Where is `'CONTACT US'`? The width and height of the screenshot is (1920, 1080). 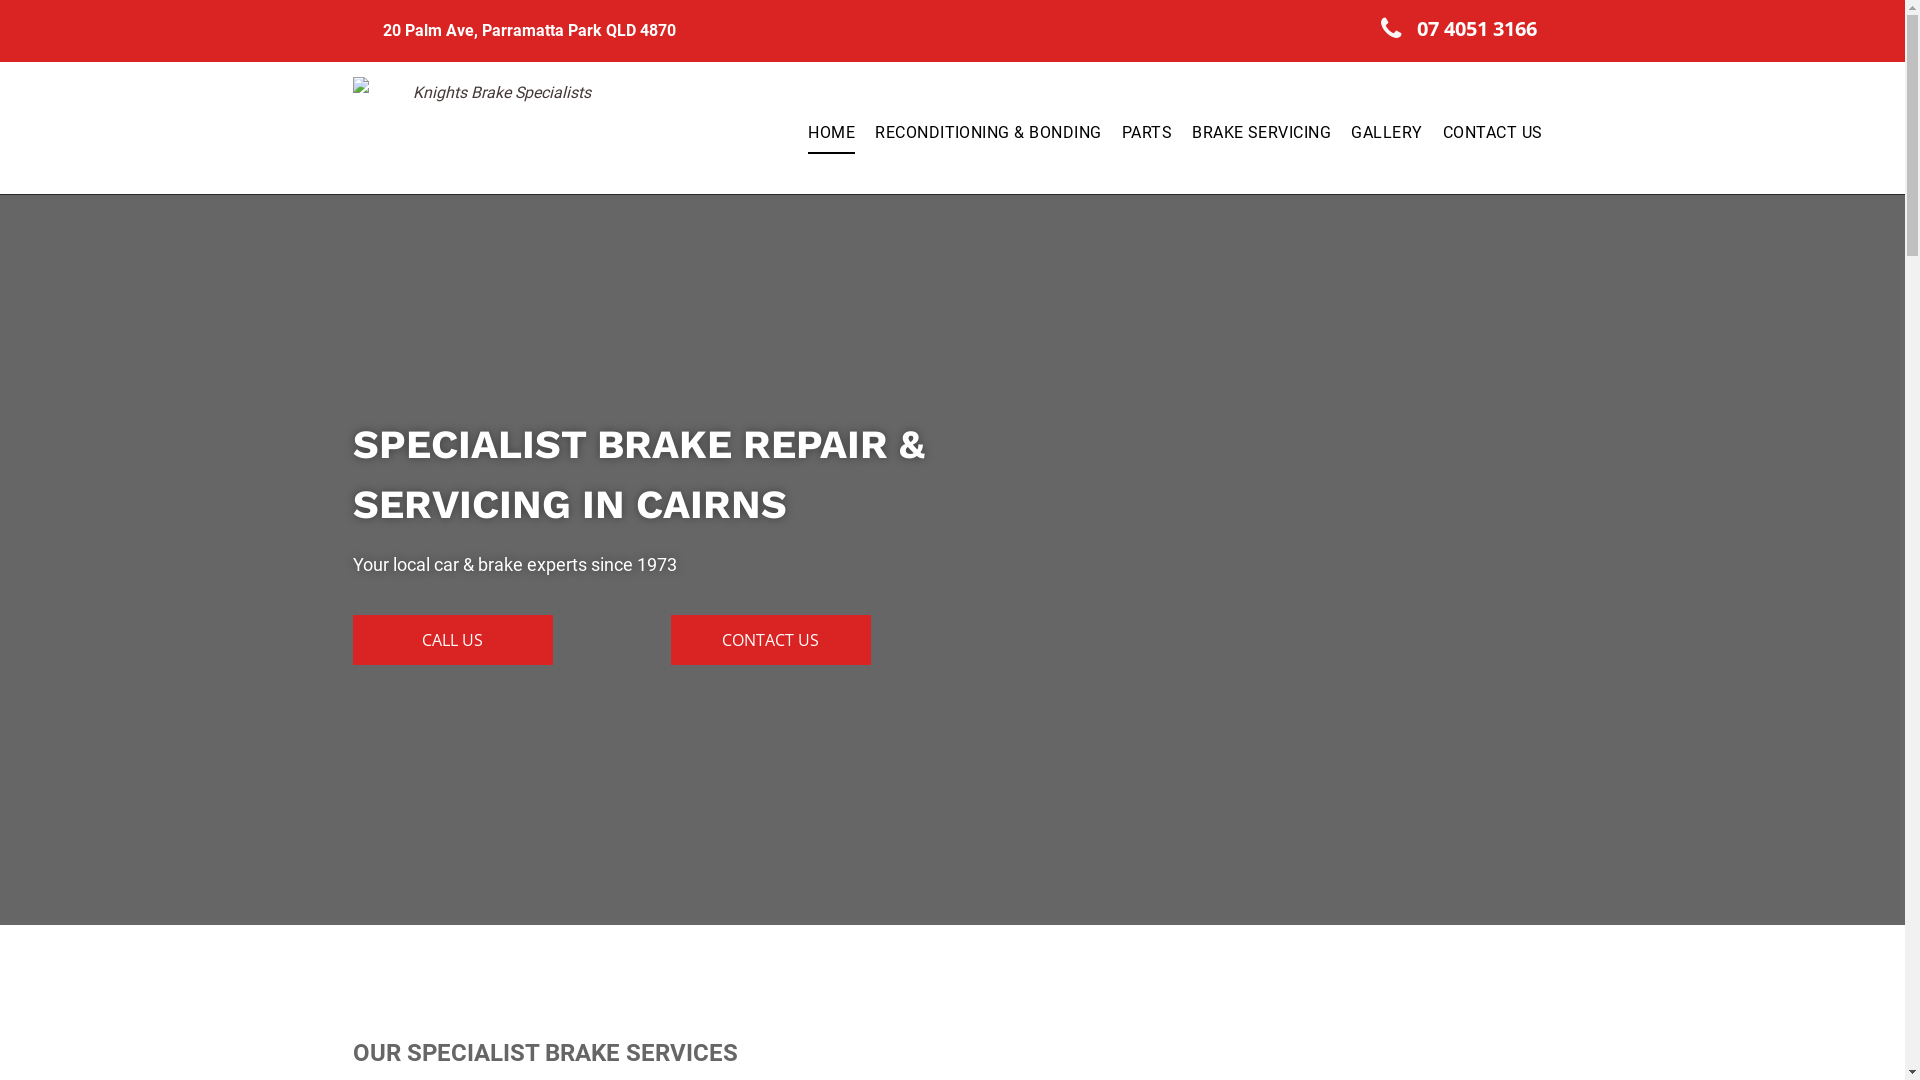
'CONTACT US' is located at coordinates (768, 640).